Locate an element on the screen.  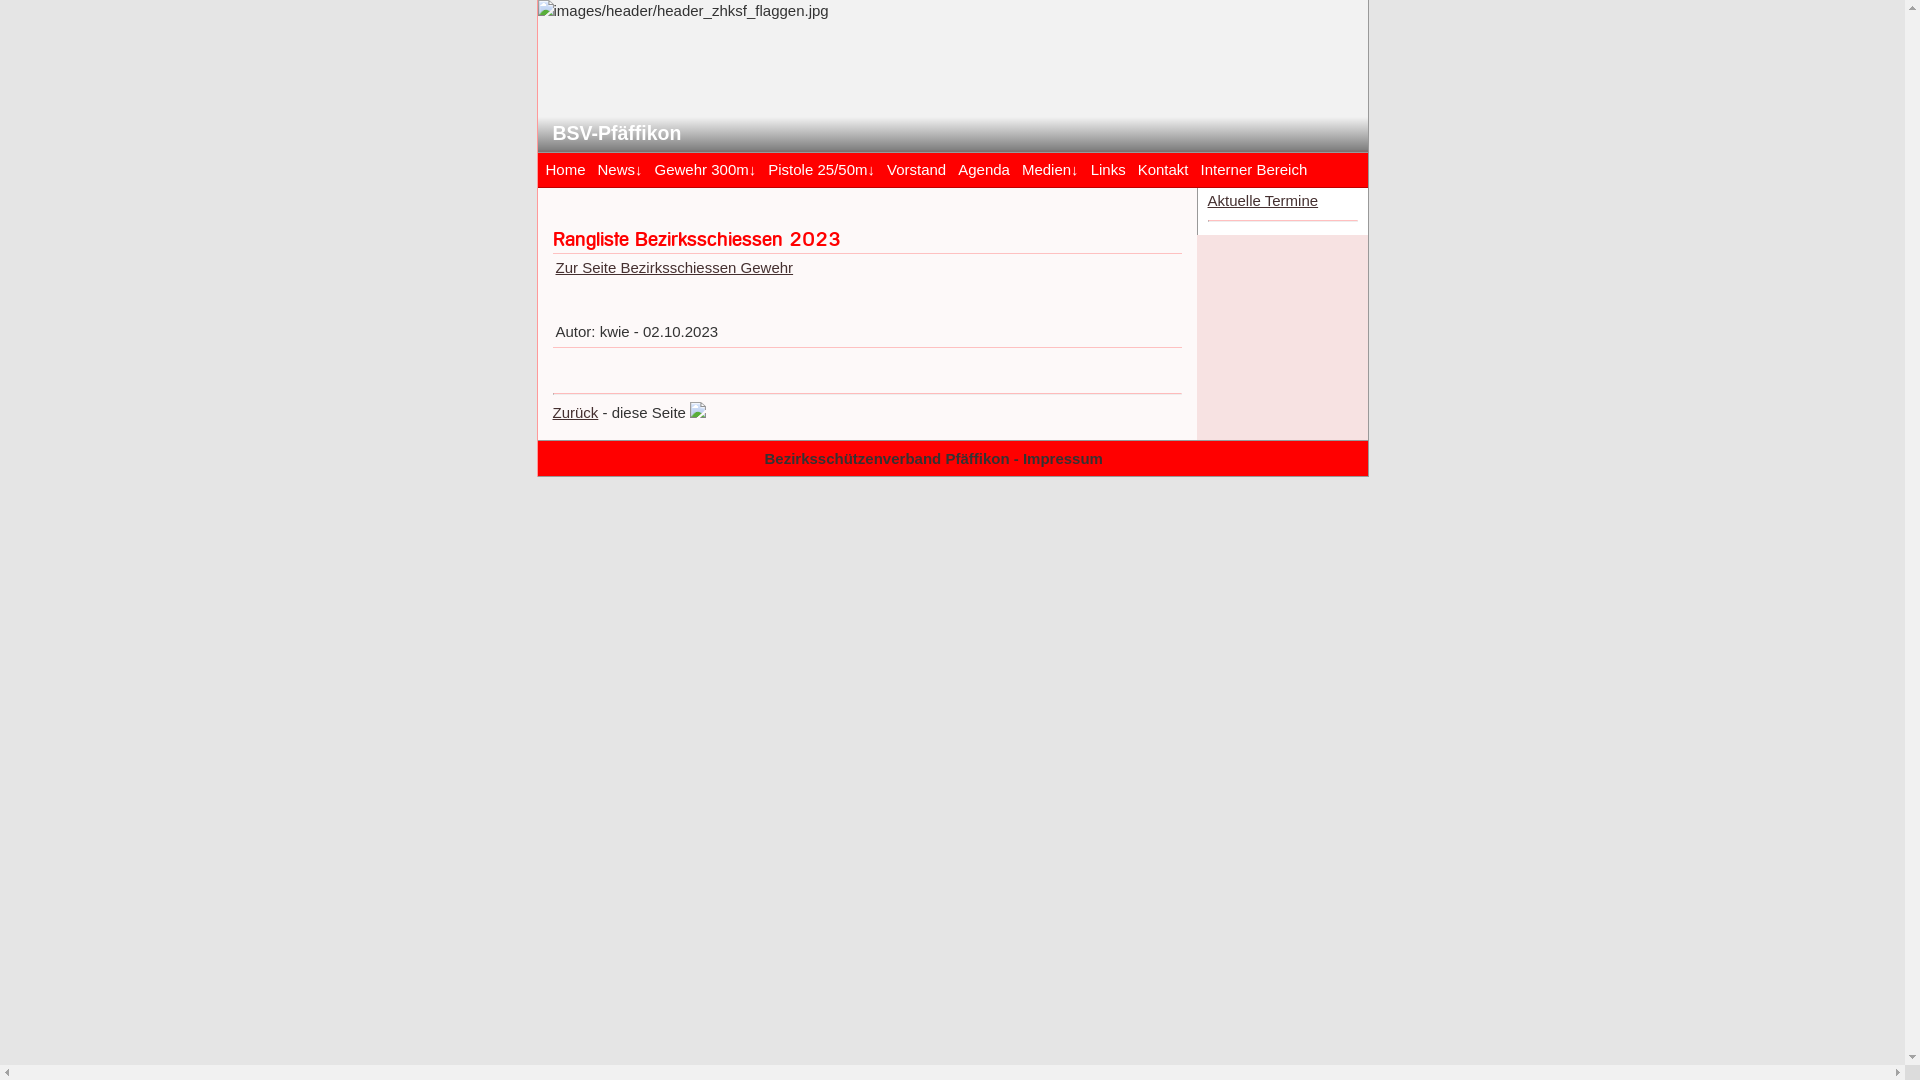
'Links' is located at coordinates (1107, 167).